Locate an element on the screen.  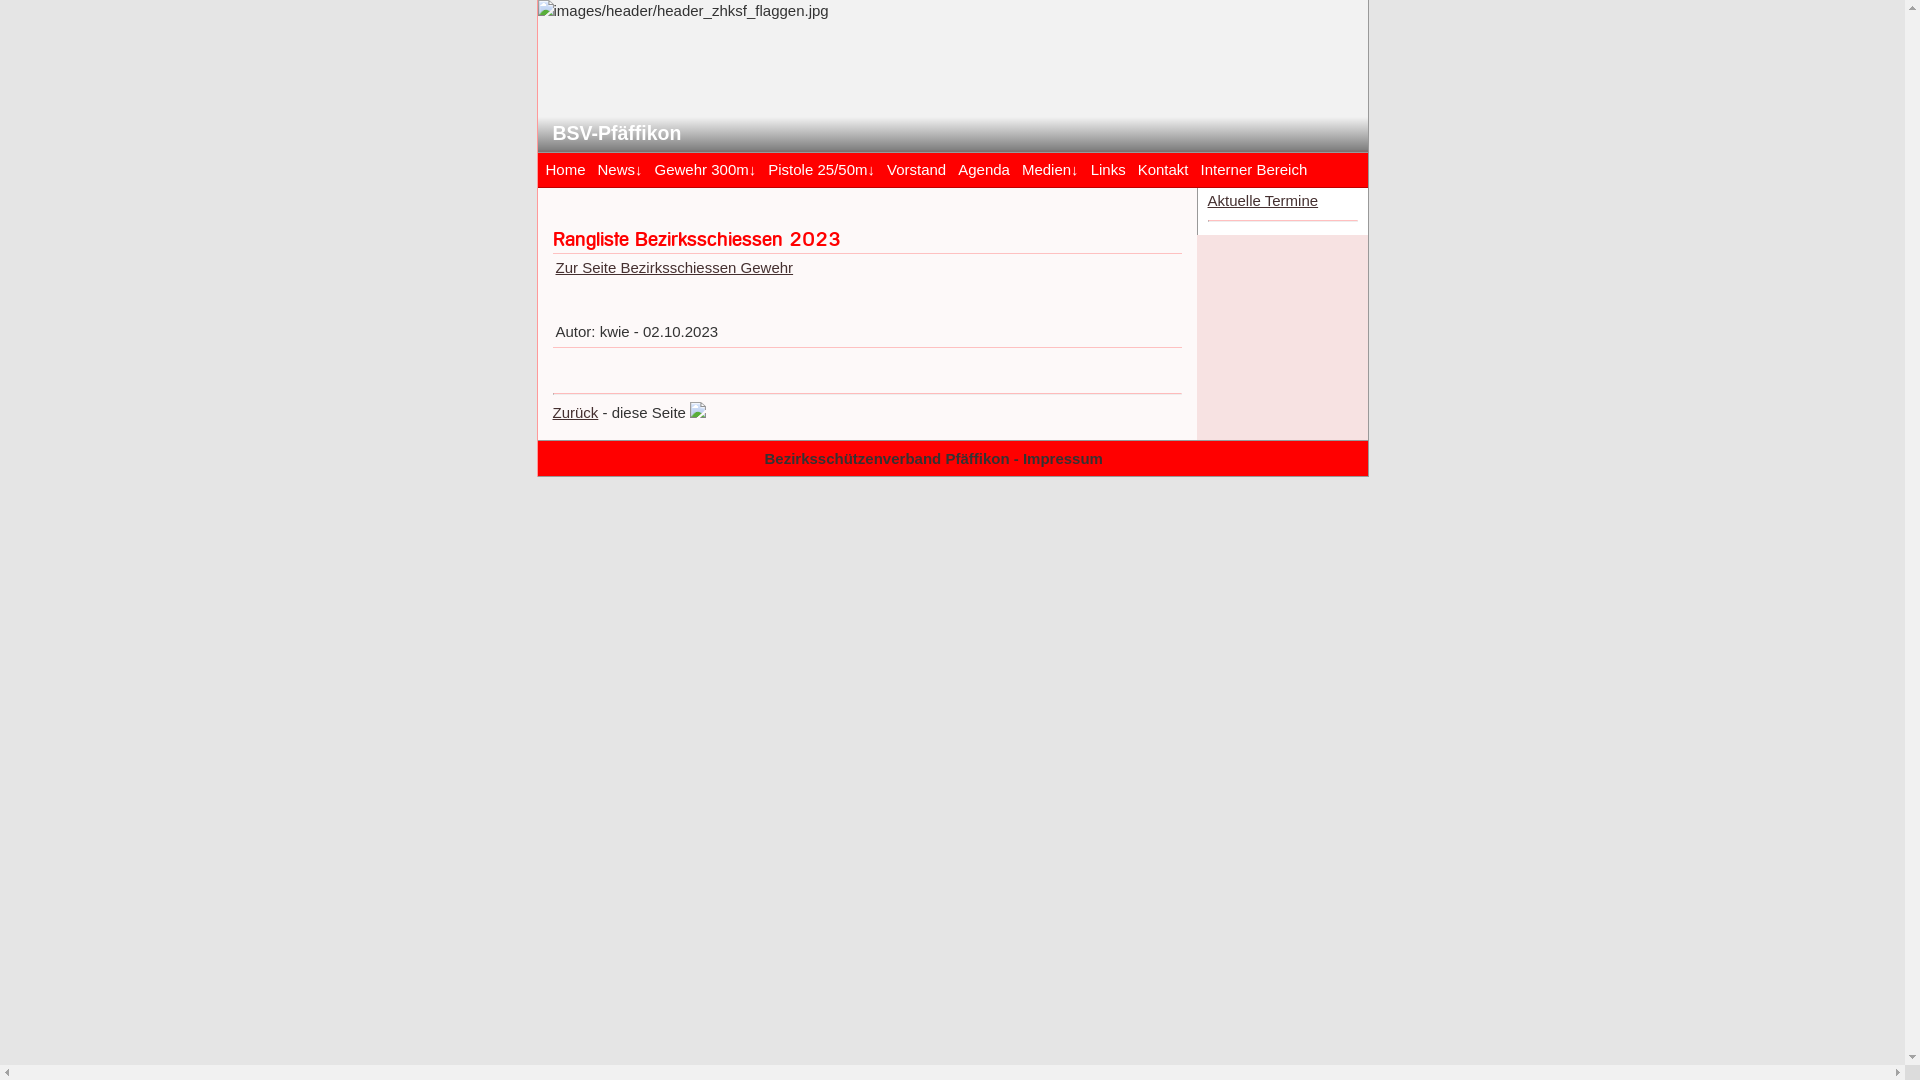
'Links' is located at coordinates (1107, 167).